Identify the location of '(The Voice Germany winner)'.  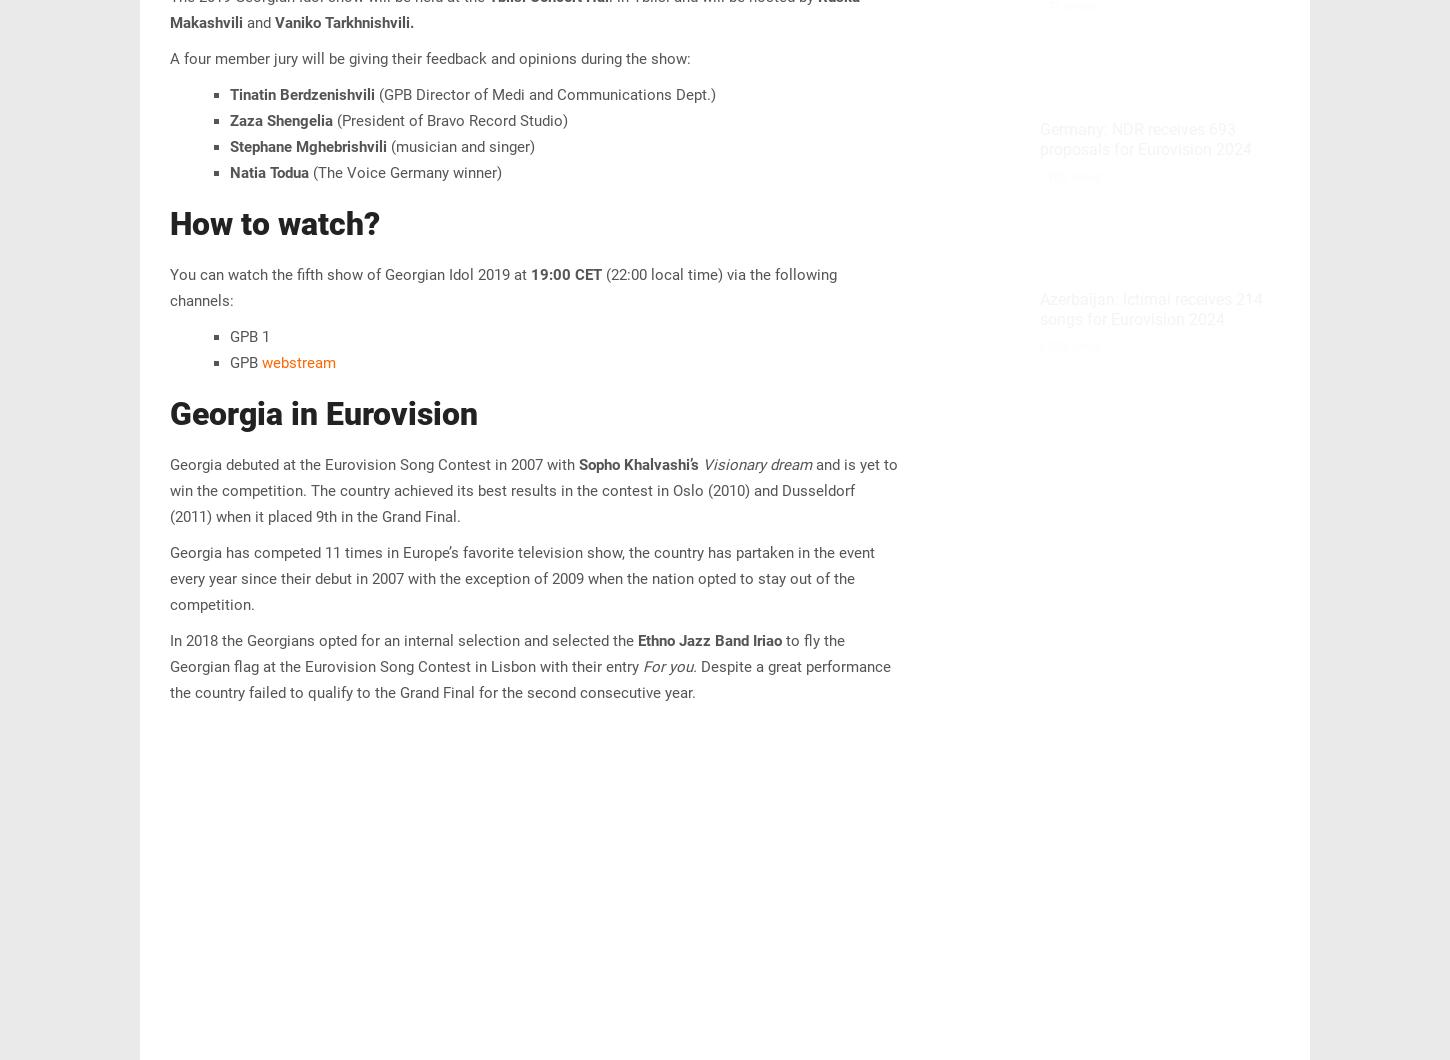
(404, 171).